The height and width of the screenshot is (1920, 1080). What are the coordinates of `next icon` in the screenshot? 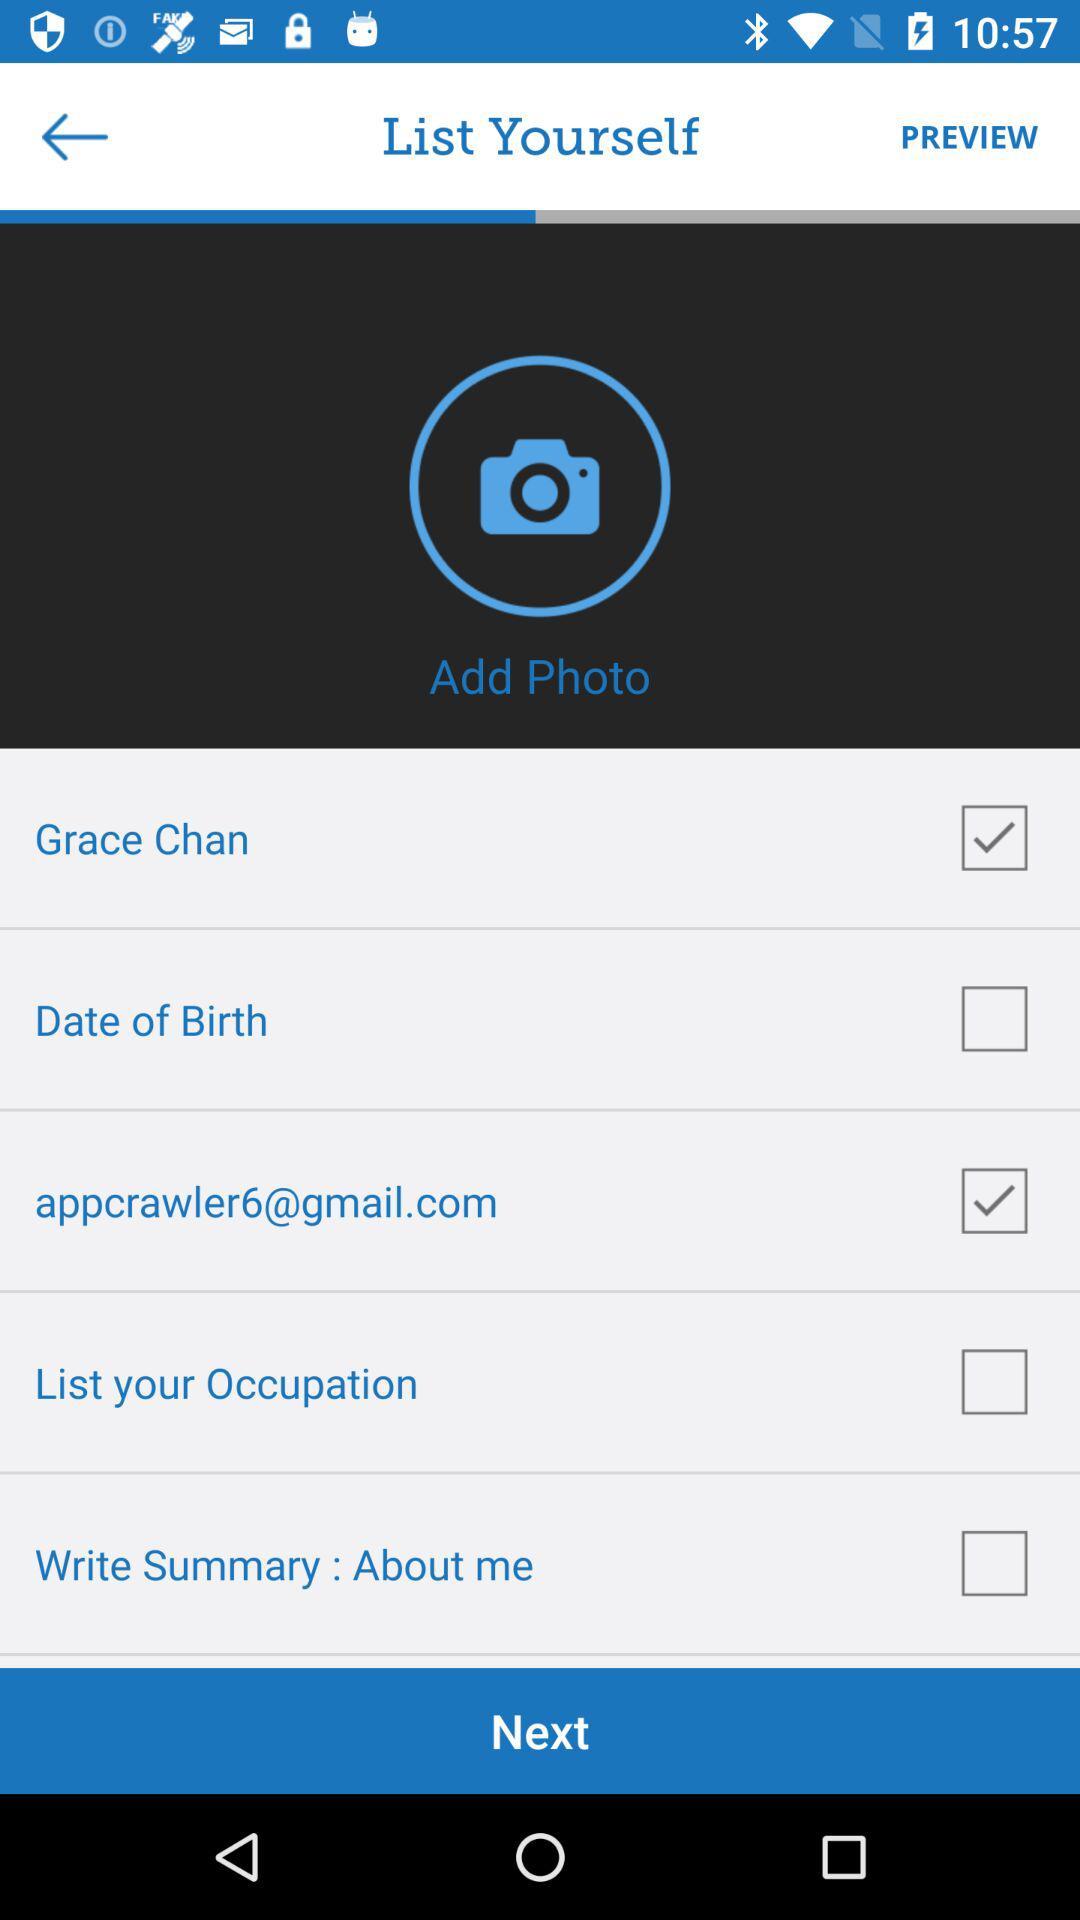 It's located at (540, 1730).